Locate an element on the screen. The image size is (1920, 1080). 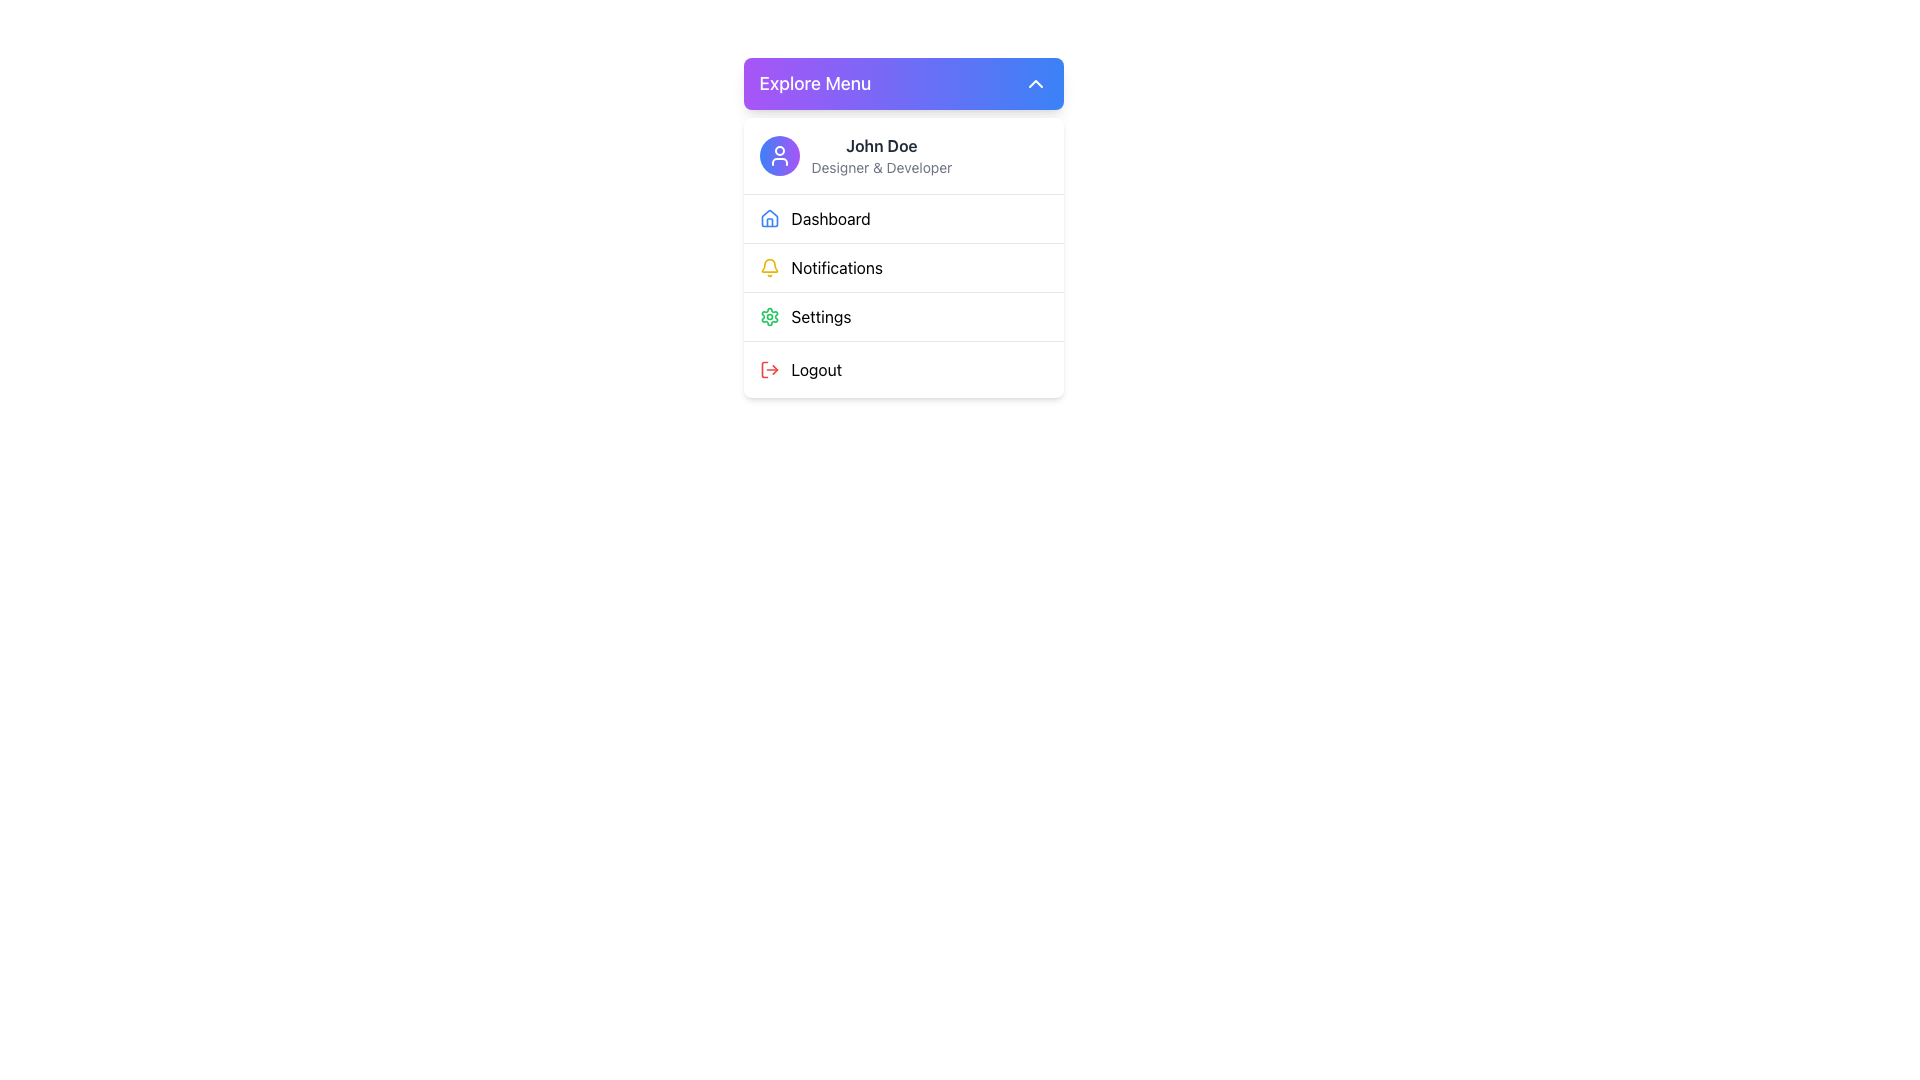
the 'Dashboard' text label in the vertical menu is located at coordinates (831, 219).